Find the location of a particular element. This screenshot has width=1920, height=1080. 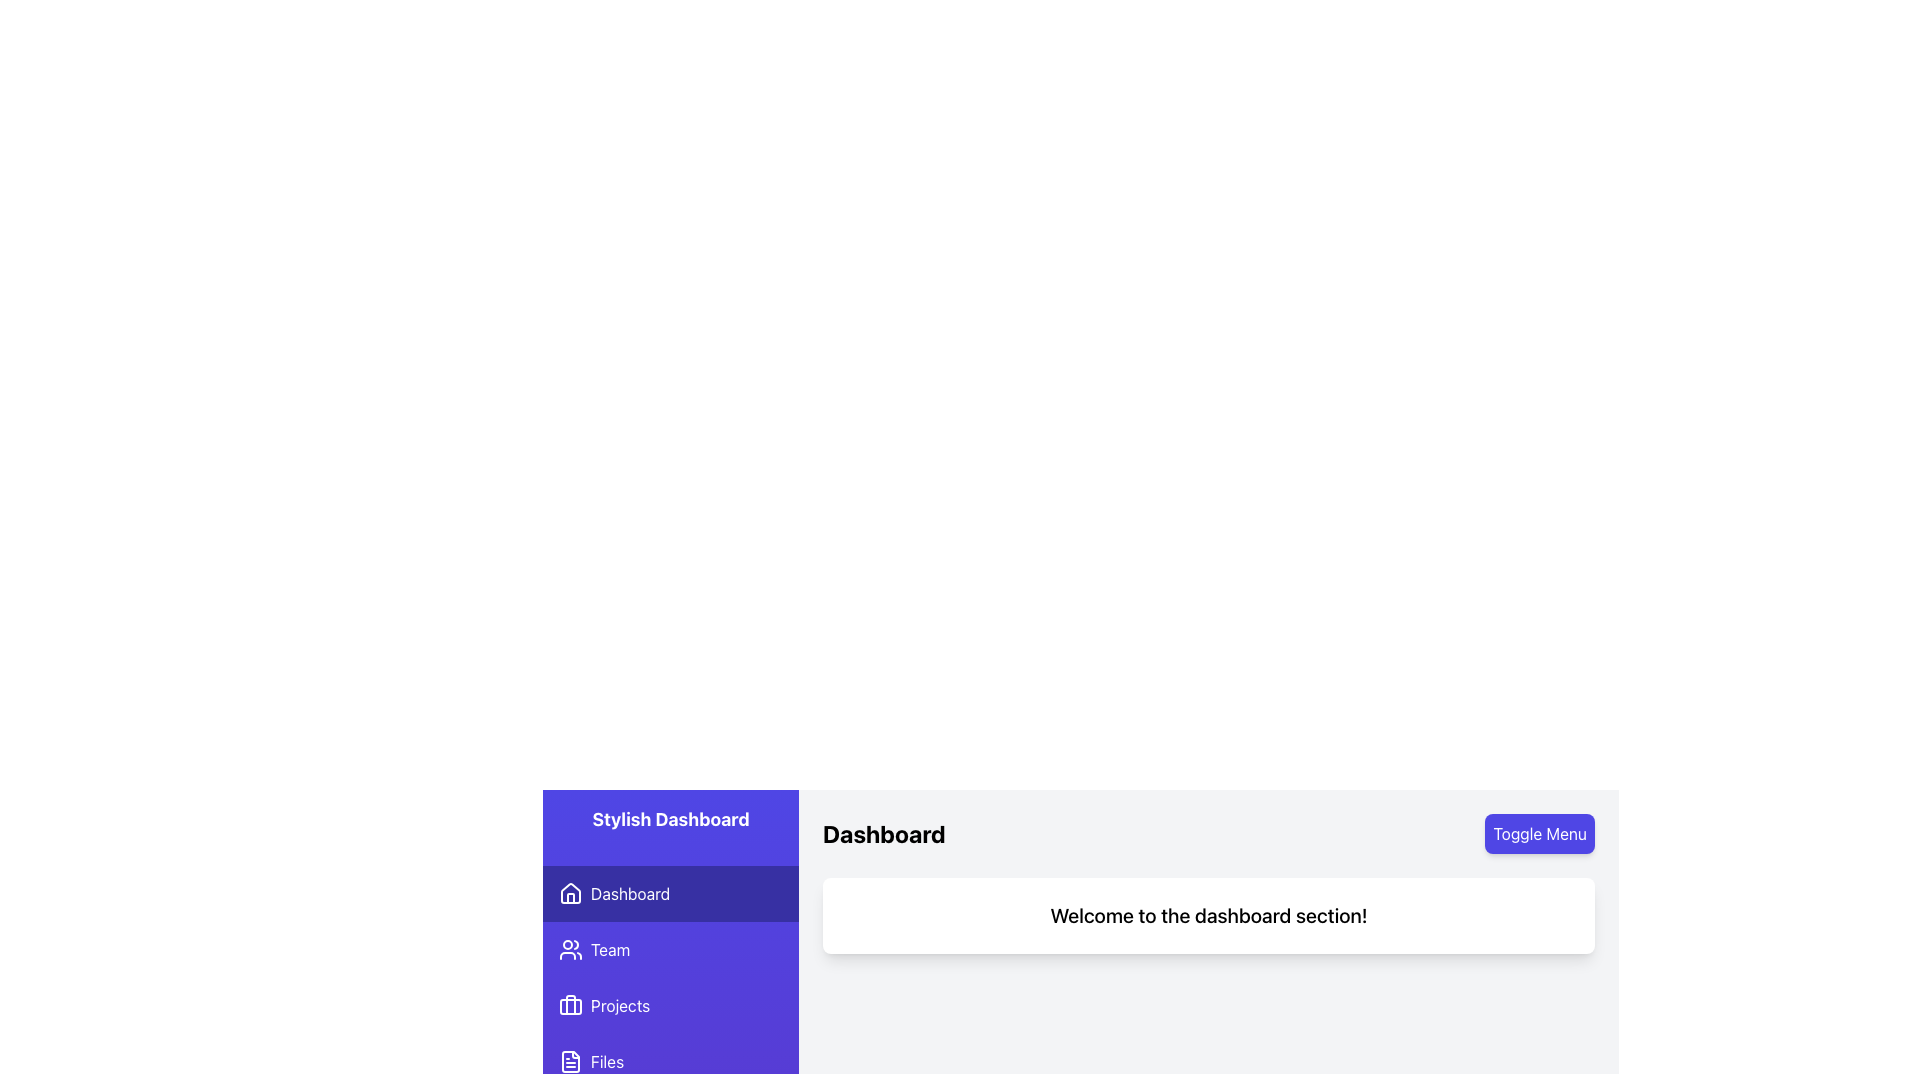

the 'Dashboard' text label in the sidebar is located at coordinates (629, 893).